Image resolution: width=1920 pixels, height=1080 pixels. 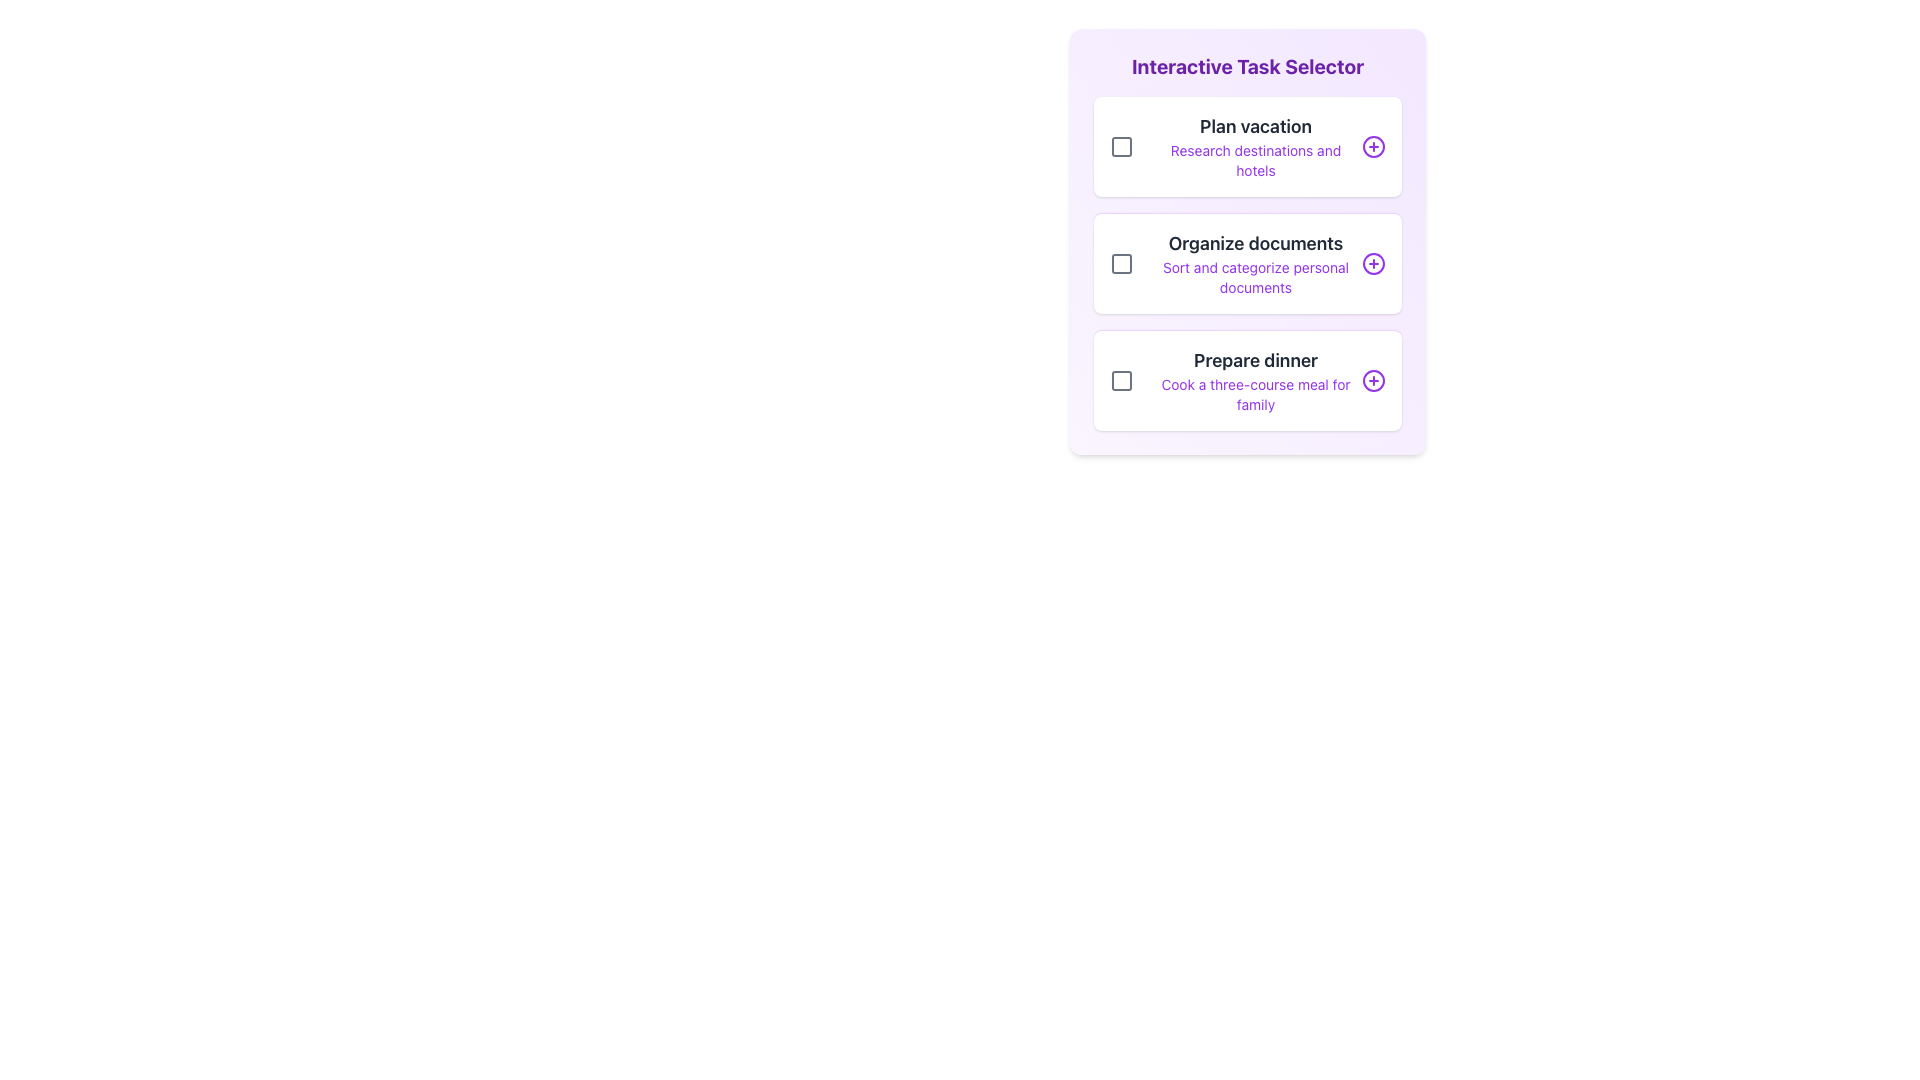 I want to click on the purple SVG Circle Element, which is part of the interactive task list and located to the right of the 'Plan vacation' task, so click(x=1372, y=145).